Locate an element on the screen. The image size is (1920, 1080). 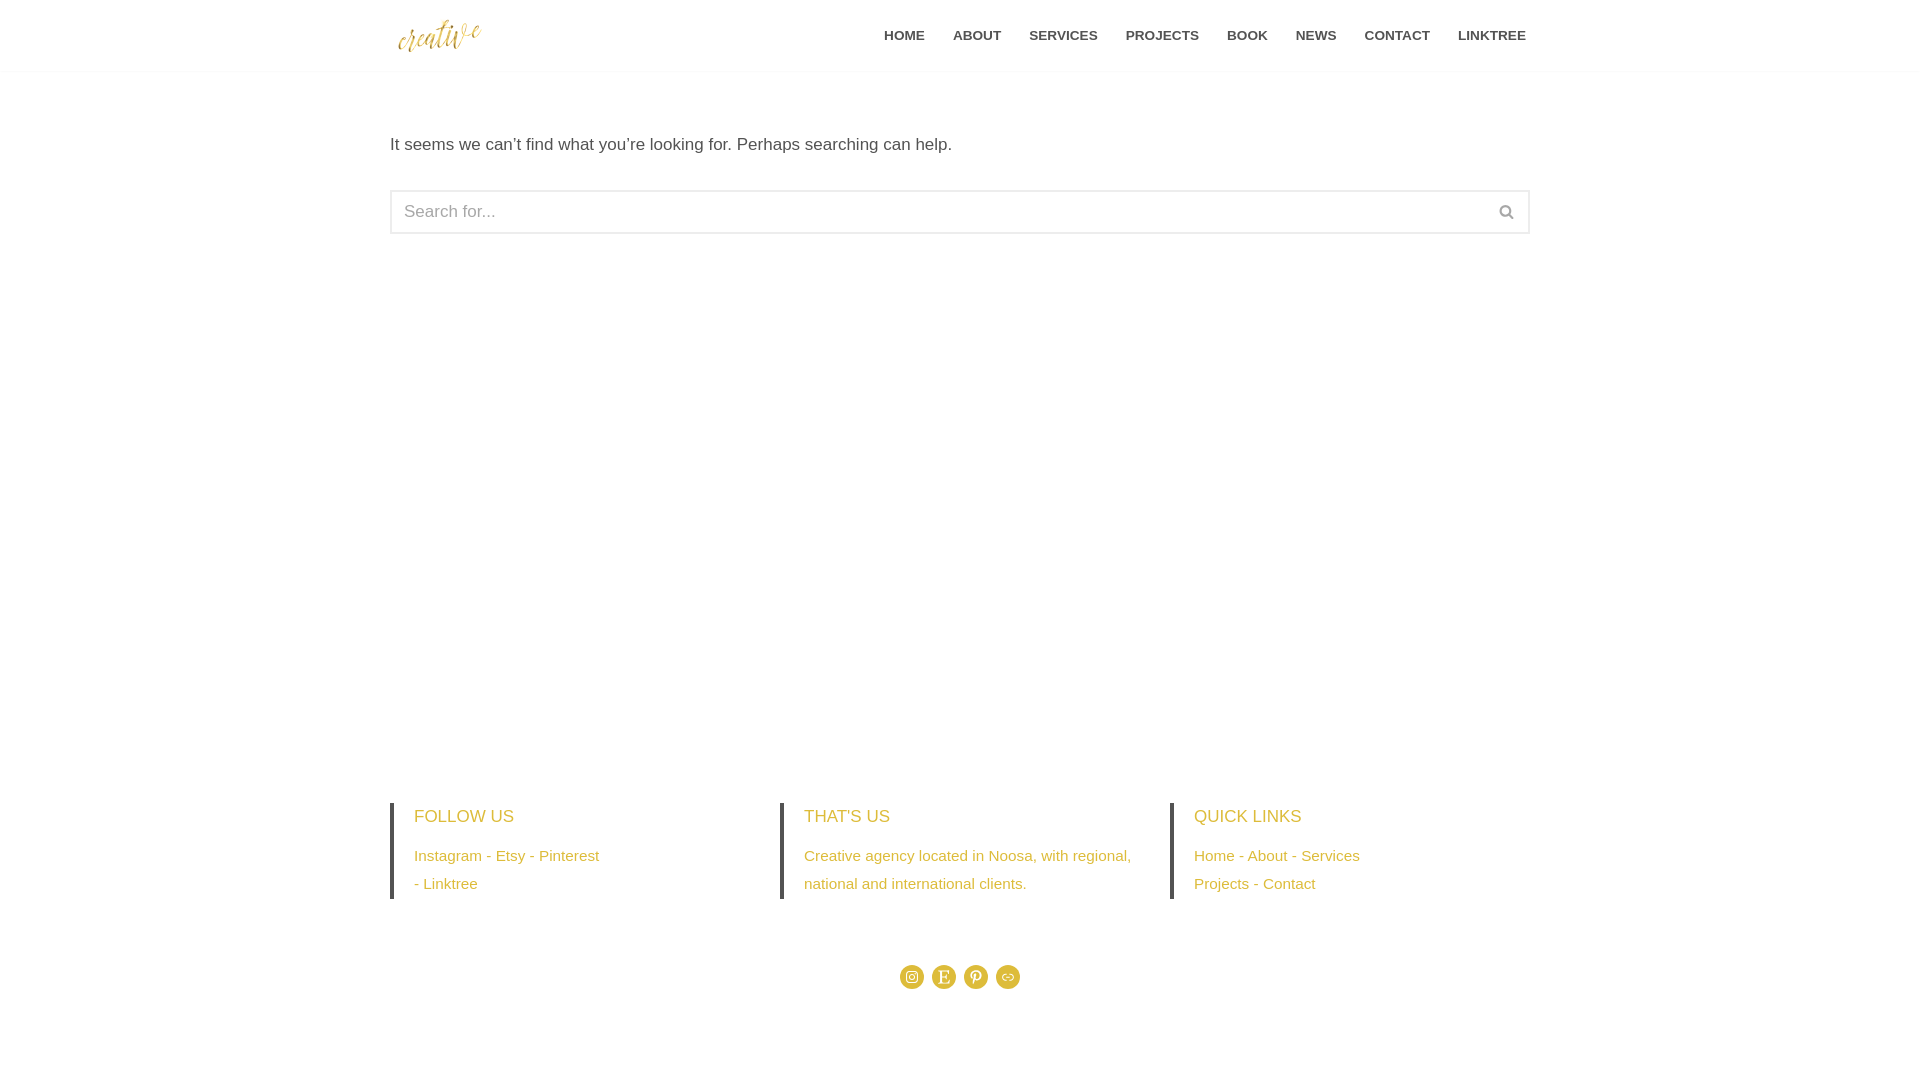
'PROJECTS' is located at coordinates (1162, 35).